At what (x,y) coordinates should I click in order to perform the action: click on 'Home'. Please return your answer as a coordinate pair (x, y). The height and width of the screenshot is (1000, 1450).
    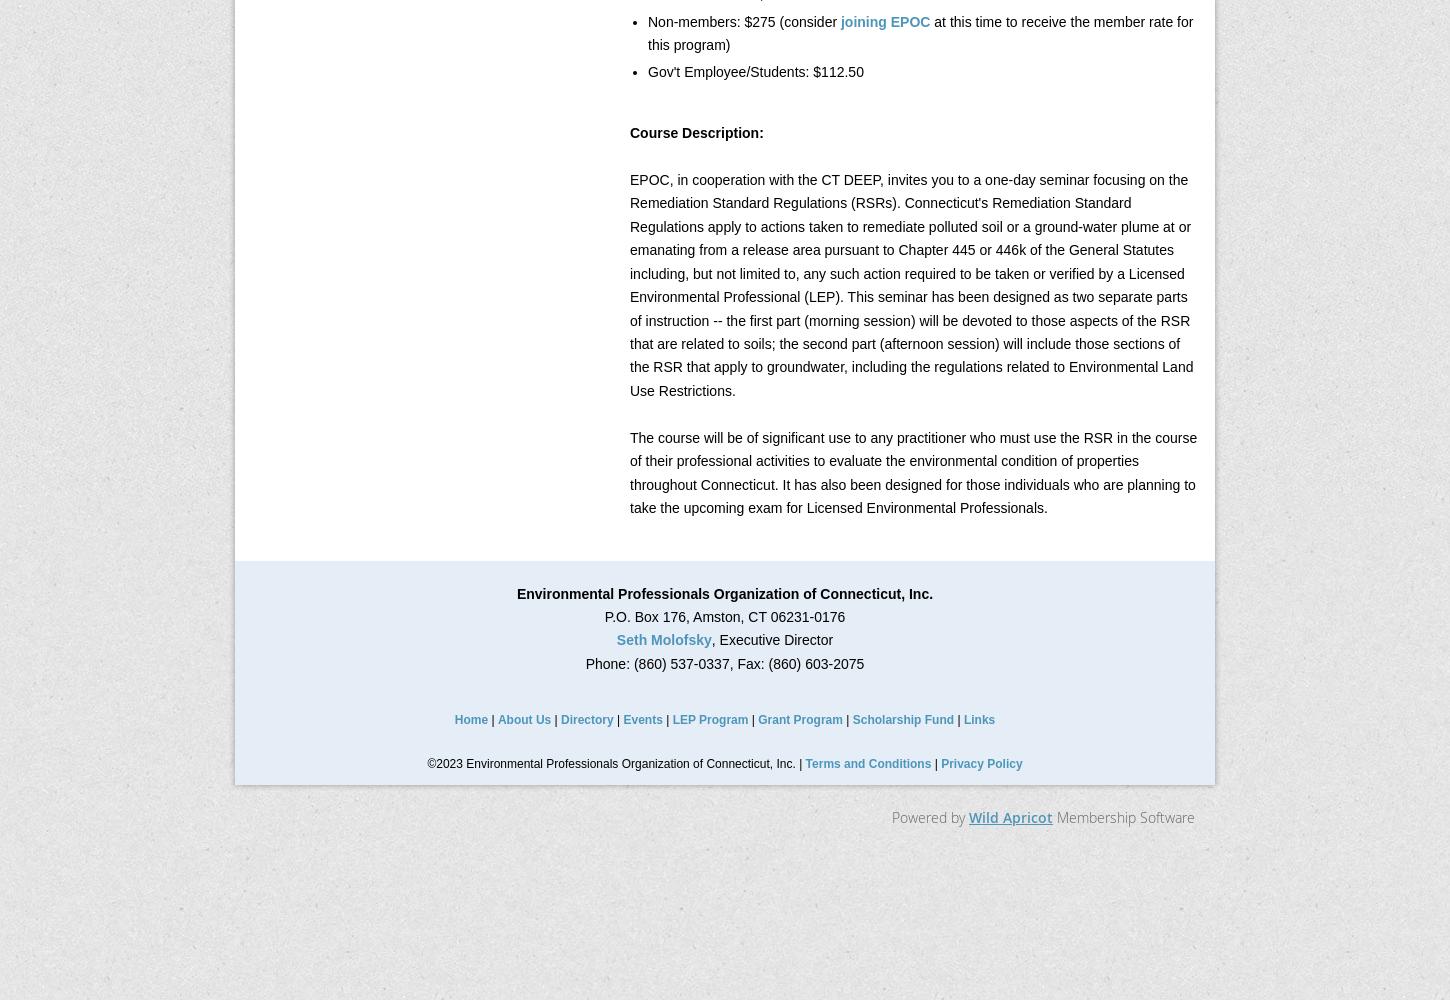
    Looking at the image, I should click on (469, 719).